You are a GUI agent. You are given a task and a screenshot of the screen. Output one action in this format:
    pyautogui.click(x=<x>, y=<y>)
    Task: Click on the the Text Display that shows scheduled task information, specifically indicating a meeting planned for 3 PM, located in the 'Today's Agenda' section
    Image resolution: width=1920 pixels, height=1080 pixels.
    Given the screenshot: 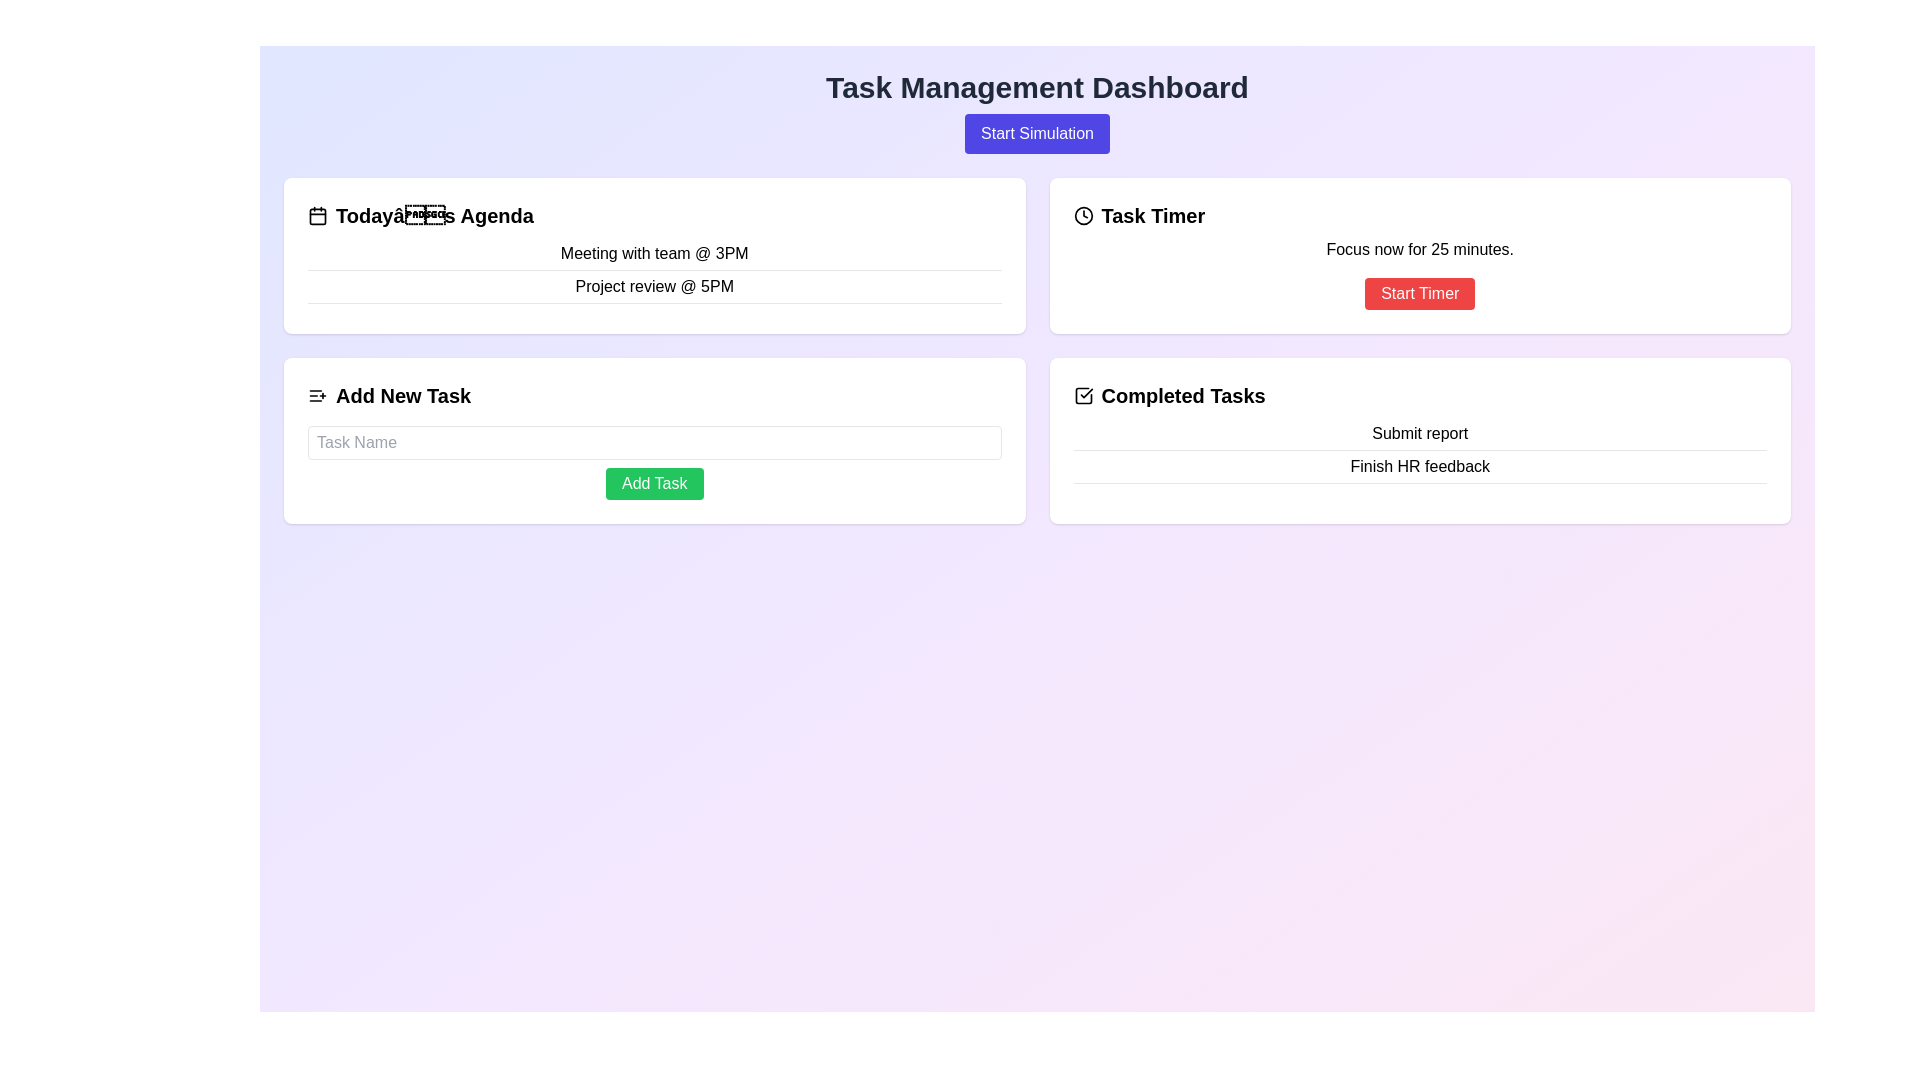 What is the action you would take?
    pyautogui.click(x=654, y=253)
    